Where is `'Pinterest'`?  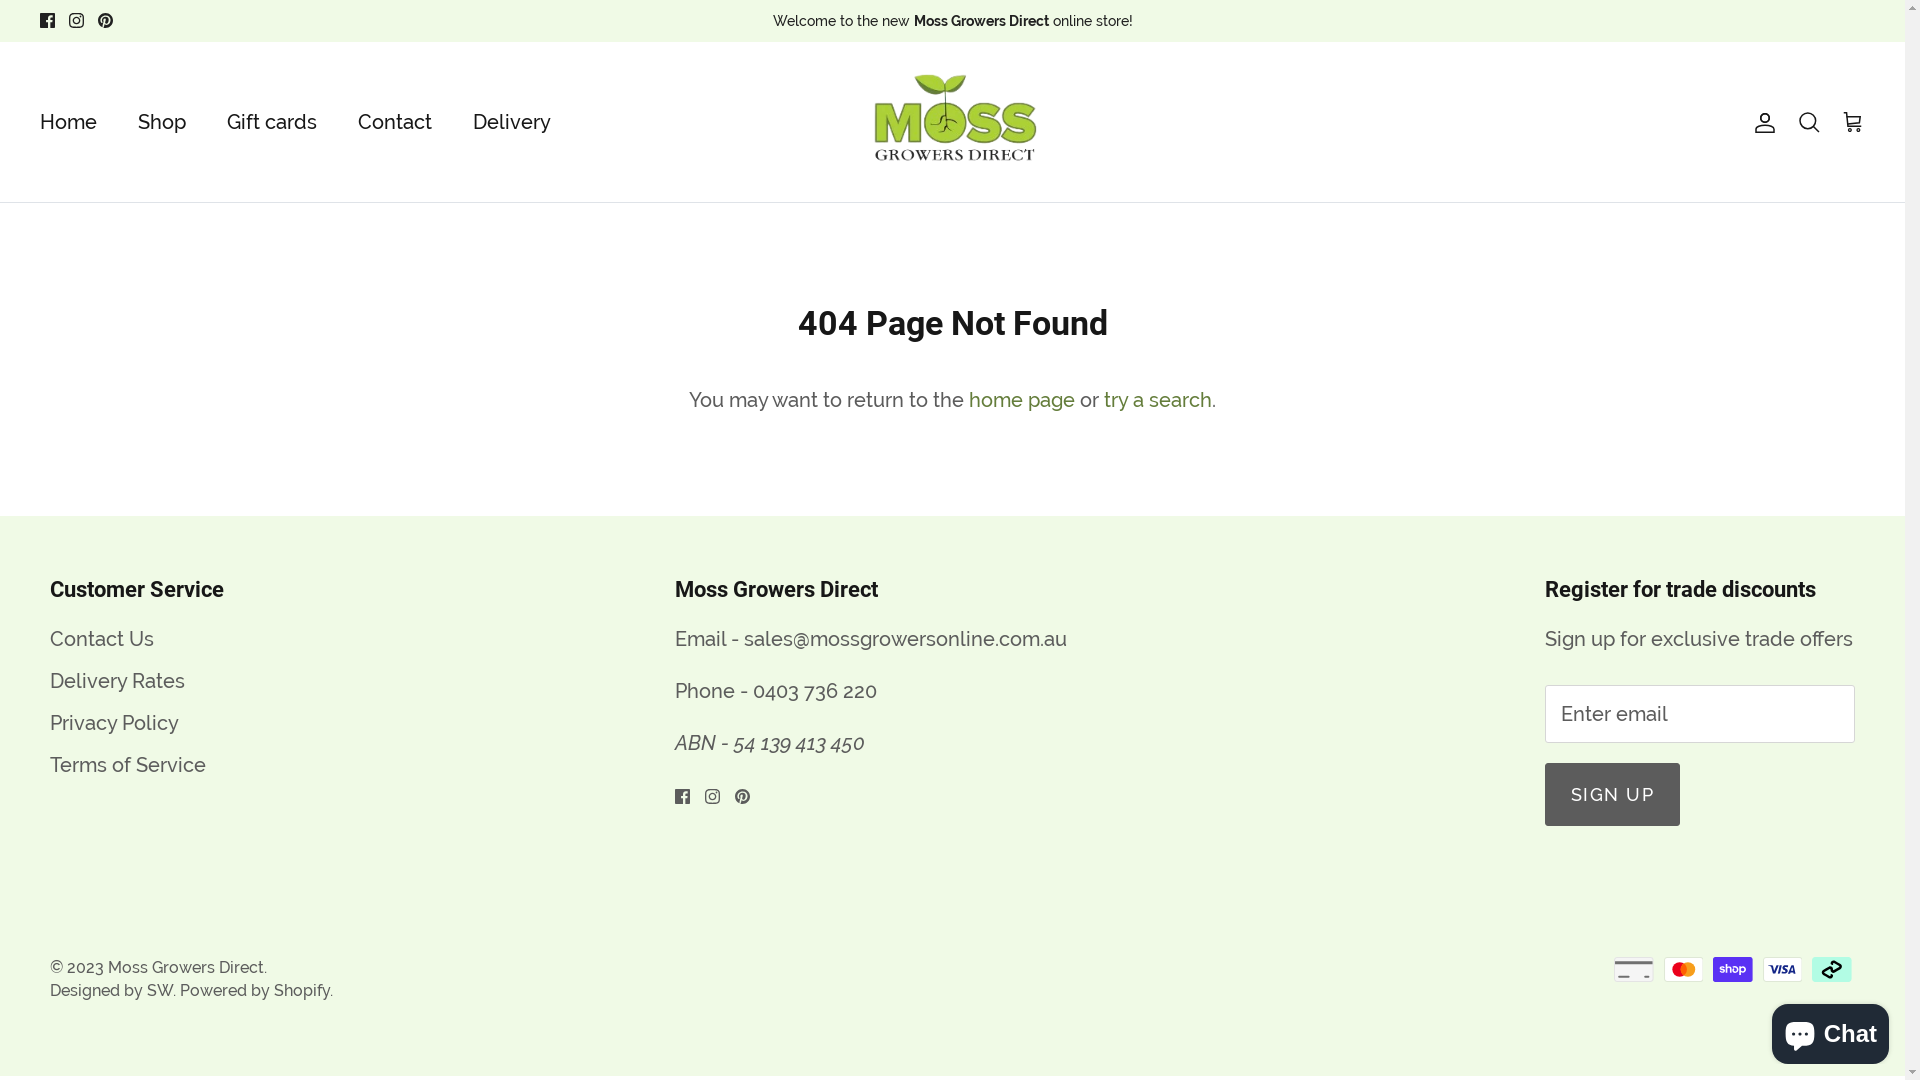
'Pinterest' is located at coordinates (740, 795).